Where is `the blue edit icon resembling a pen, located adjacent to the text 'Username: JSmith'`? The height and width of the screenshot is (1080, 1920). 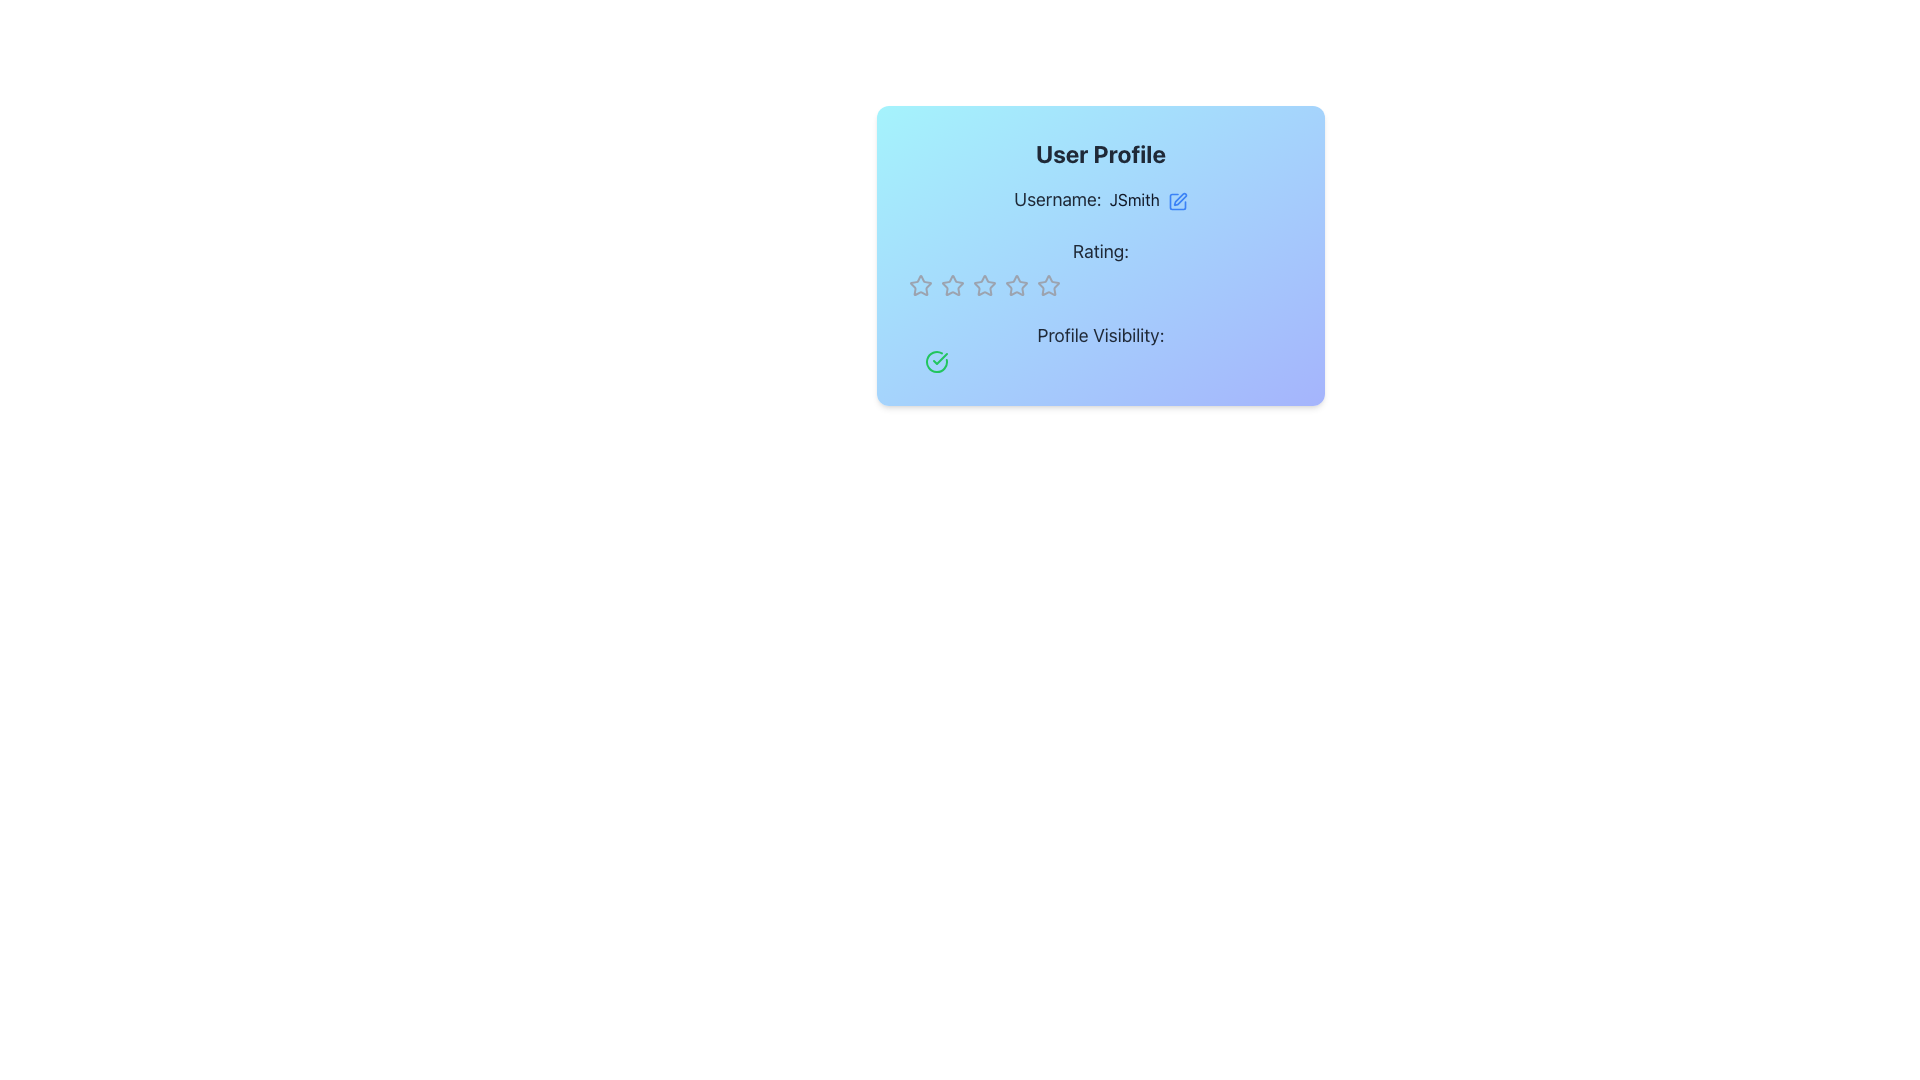
the blue edit icon resembling a pen, located adjacent to the text 'Username: JSmith' is located at coordinates (1180, 199).